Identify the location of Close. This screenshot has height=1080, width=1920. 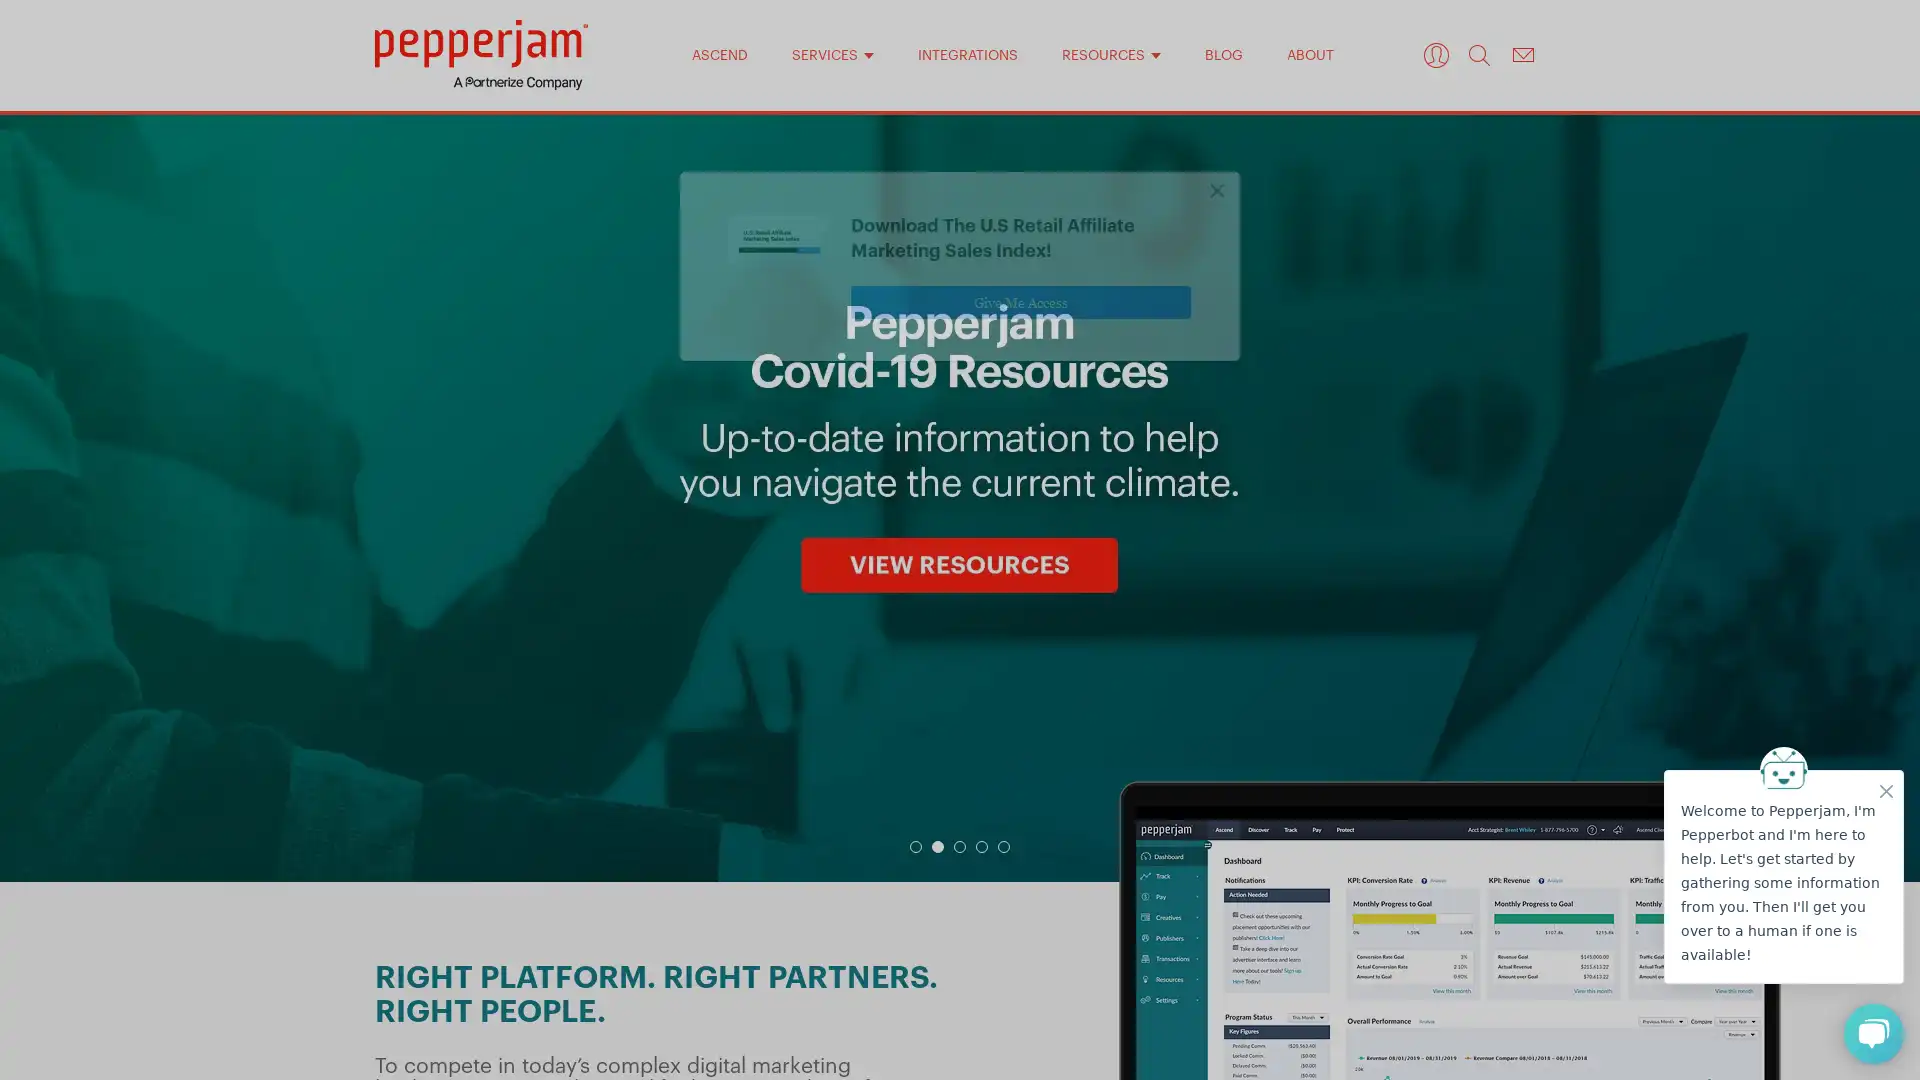
(1218, 219).